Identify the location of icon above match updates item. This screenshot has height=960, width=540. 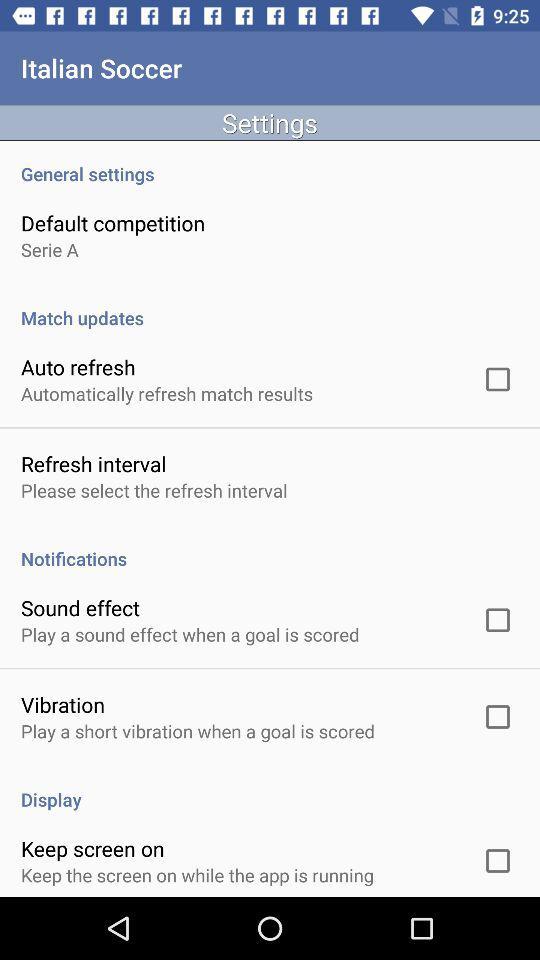
(49, 248).